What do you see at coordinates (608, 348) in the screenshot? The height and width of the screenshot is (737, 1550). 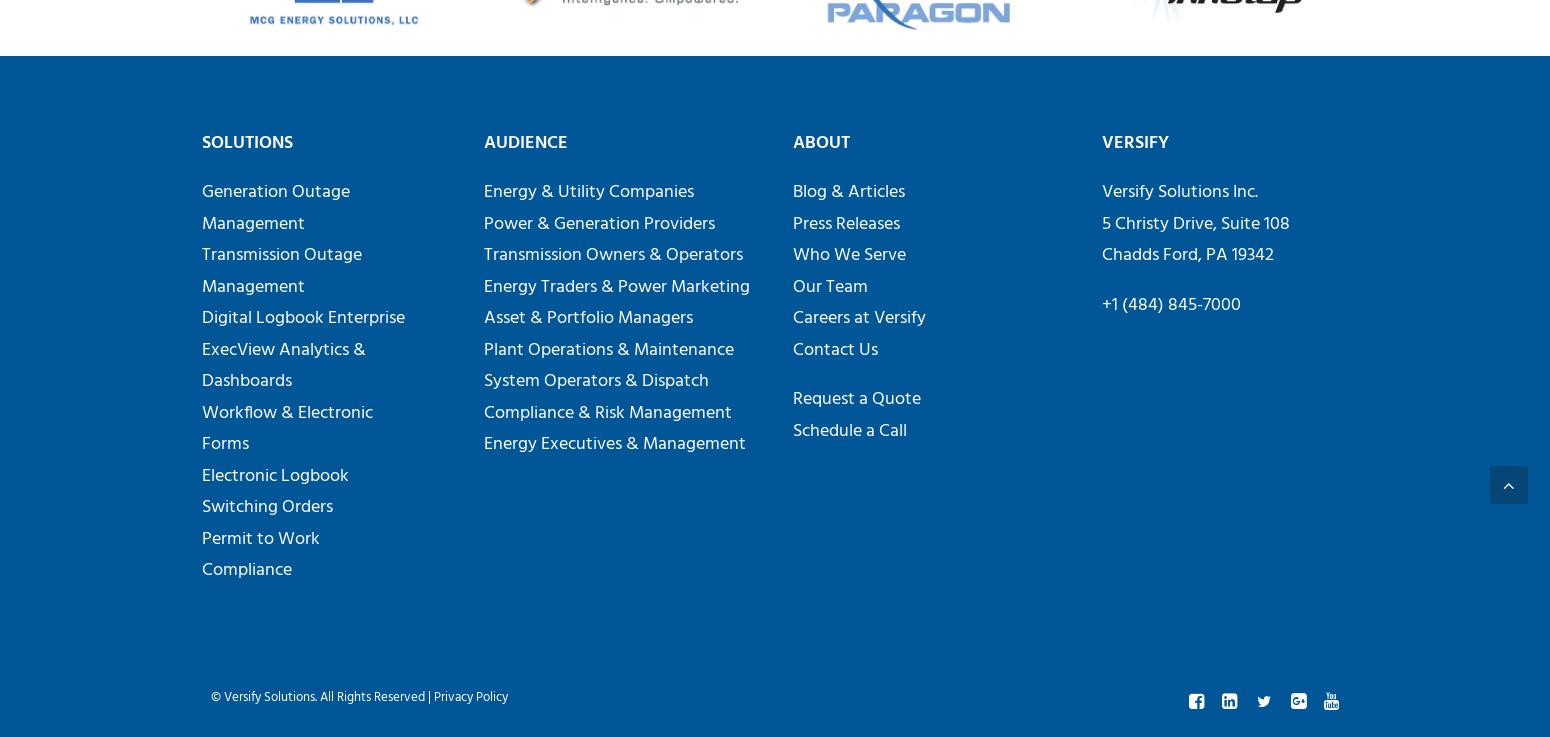 I see `'Plant Operations & Maintenance'` at bounding box center [608, 348].